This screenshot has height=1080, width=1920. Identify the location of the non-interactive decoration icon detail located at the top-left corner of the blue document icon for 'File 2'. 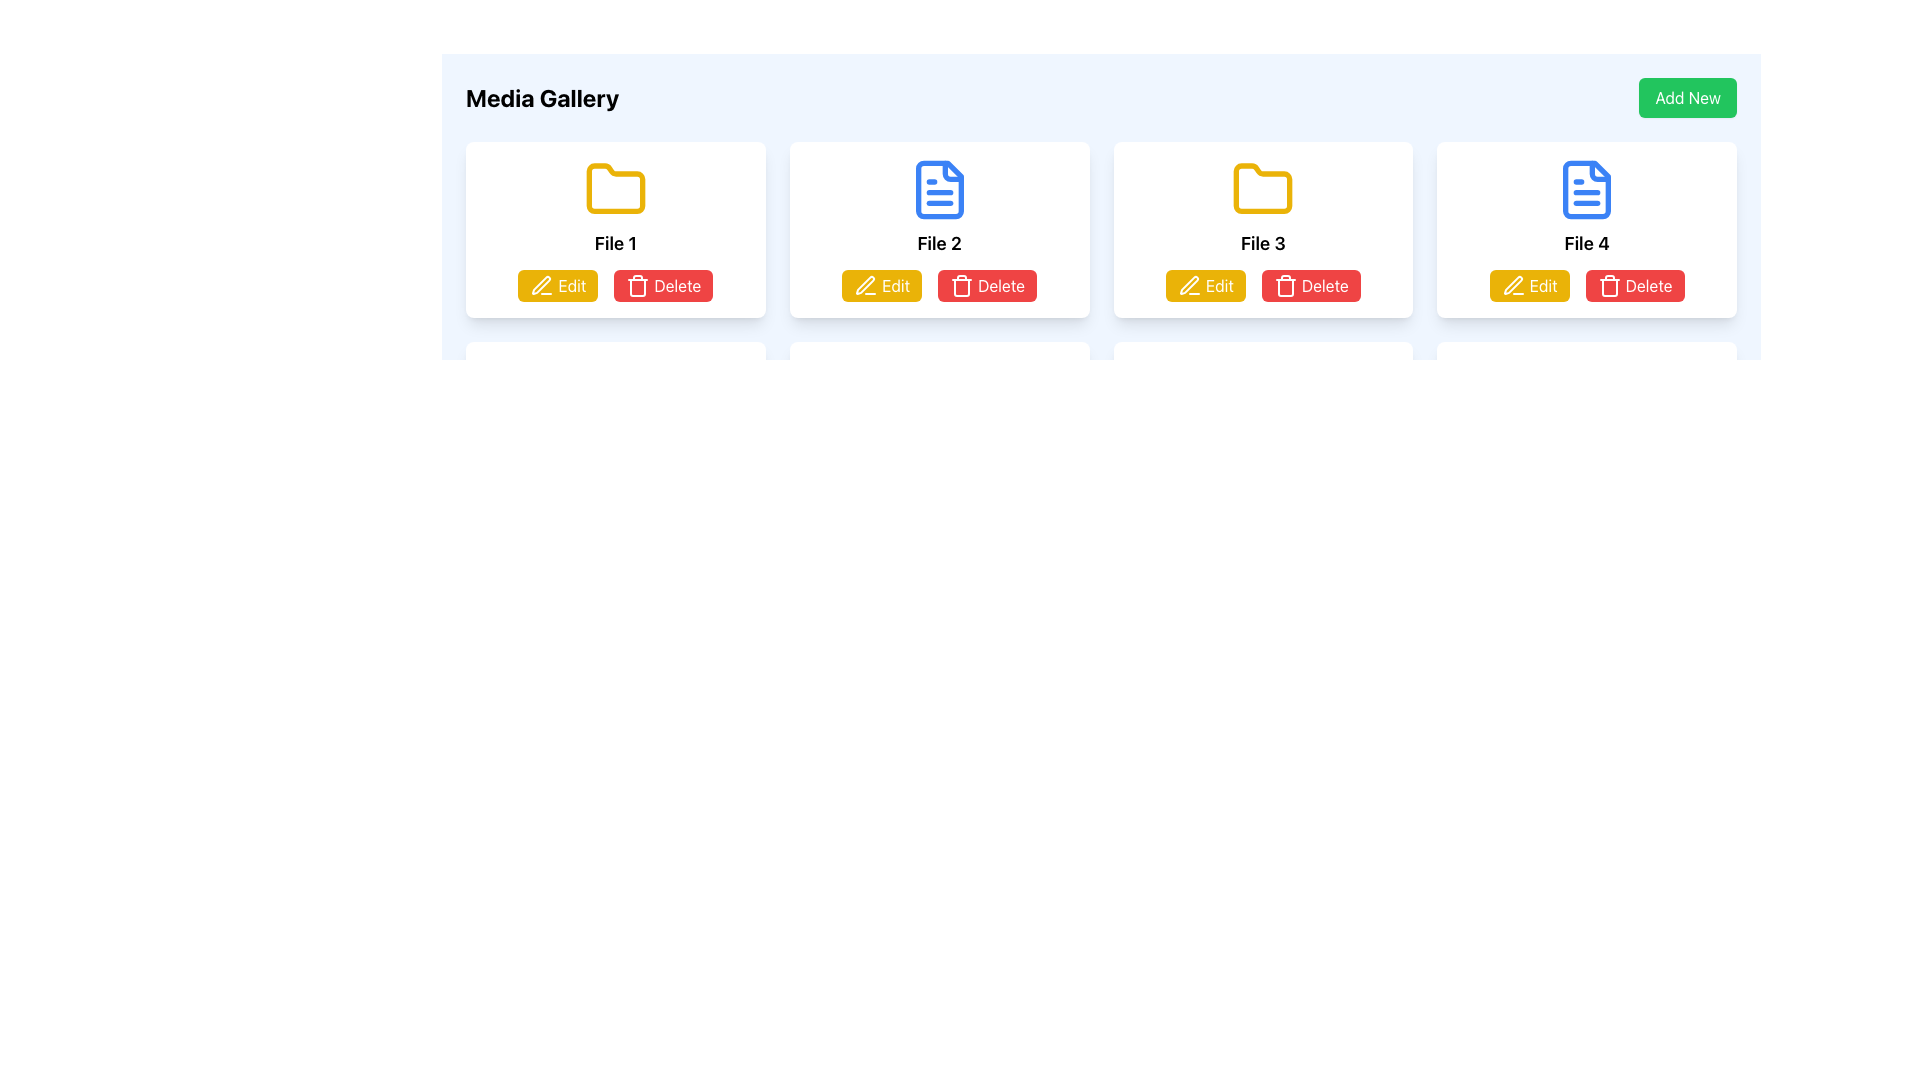
(951, 170).